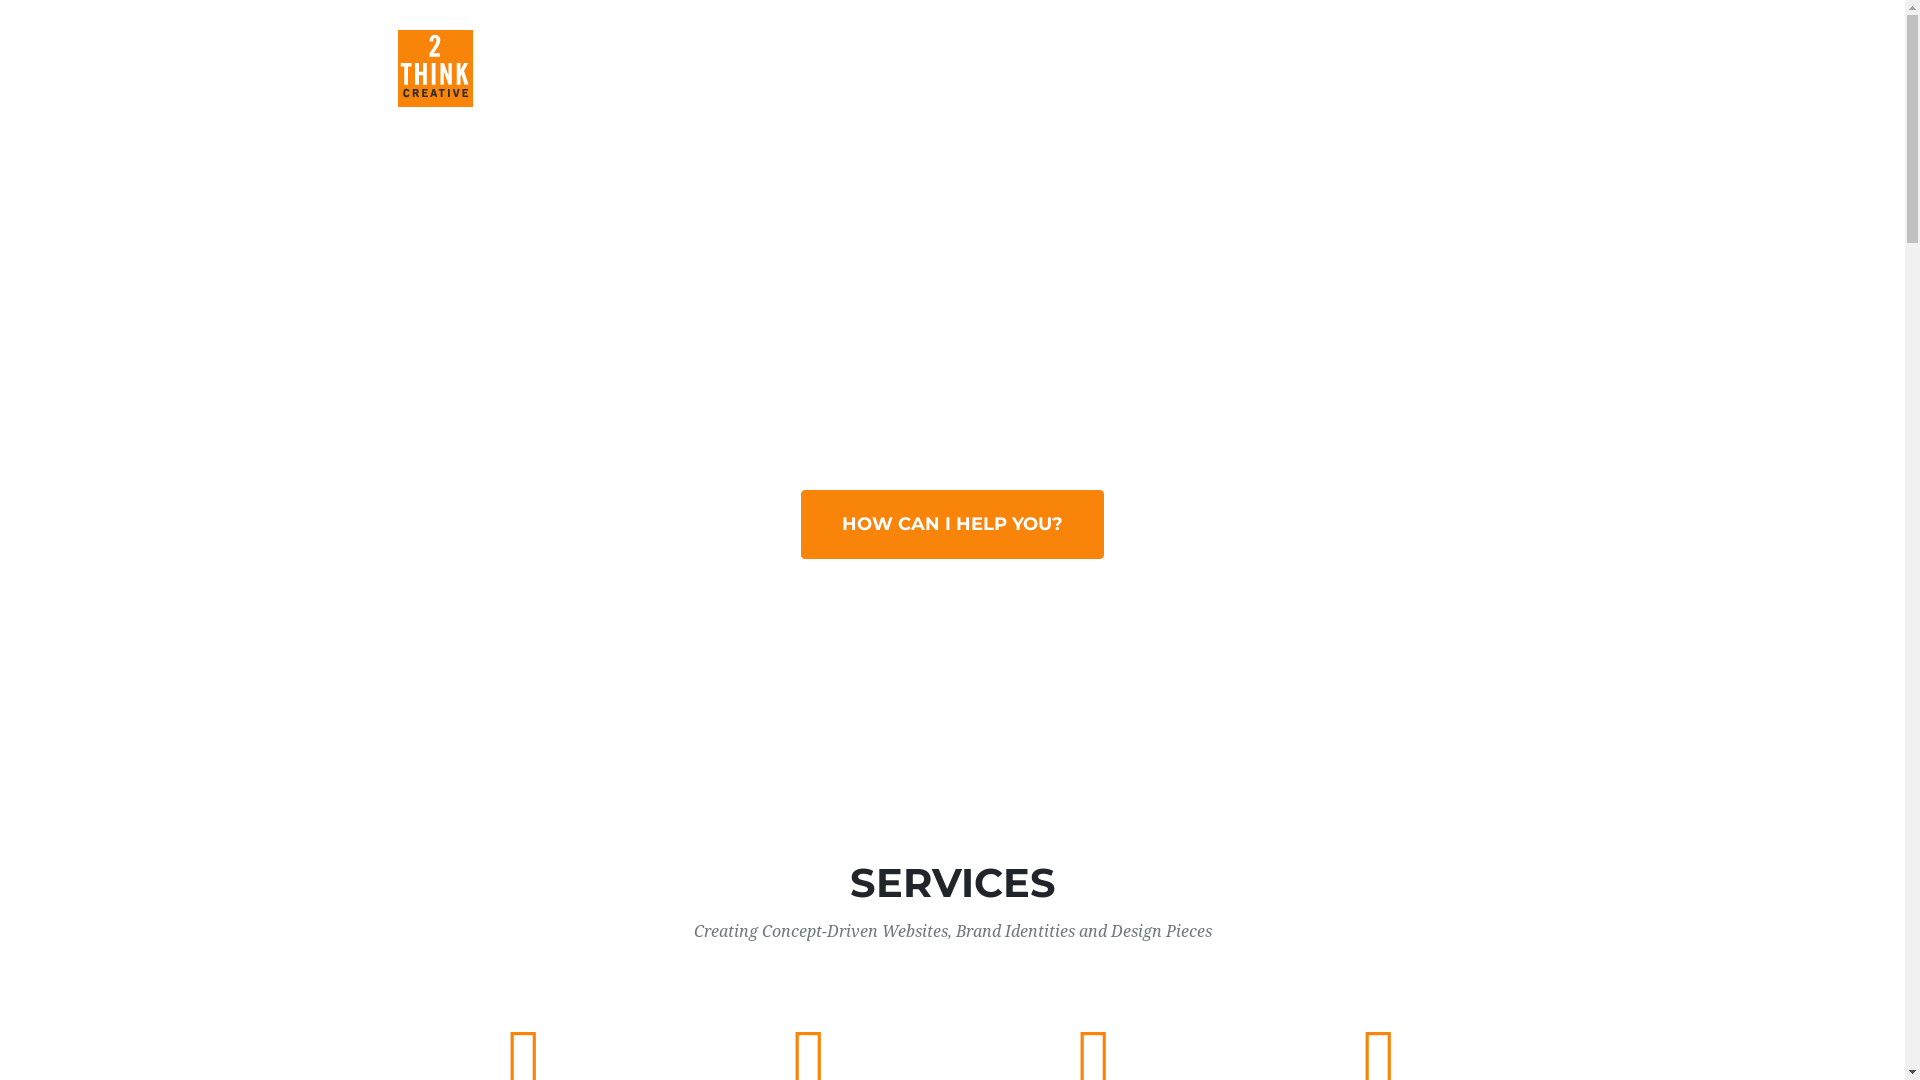  I want to click on 'CONTACT', so click(1401, 67).